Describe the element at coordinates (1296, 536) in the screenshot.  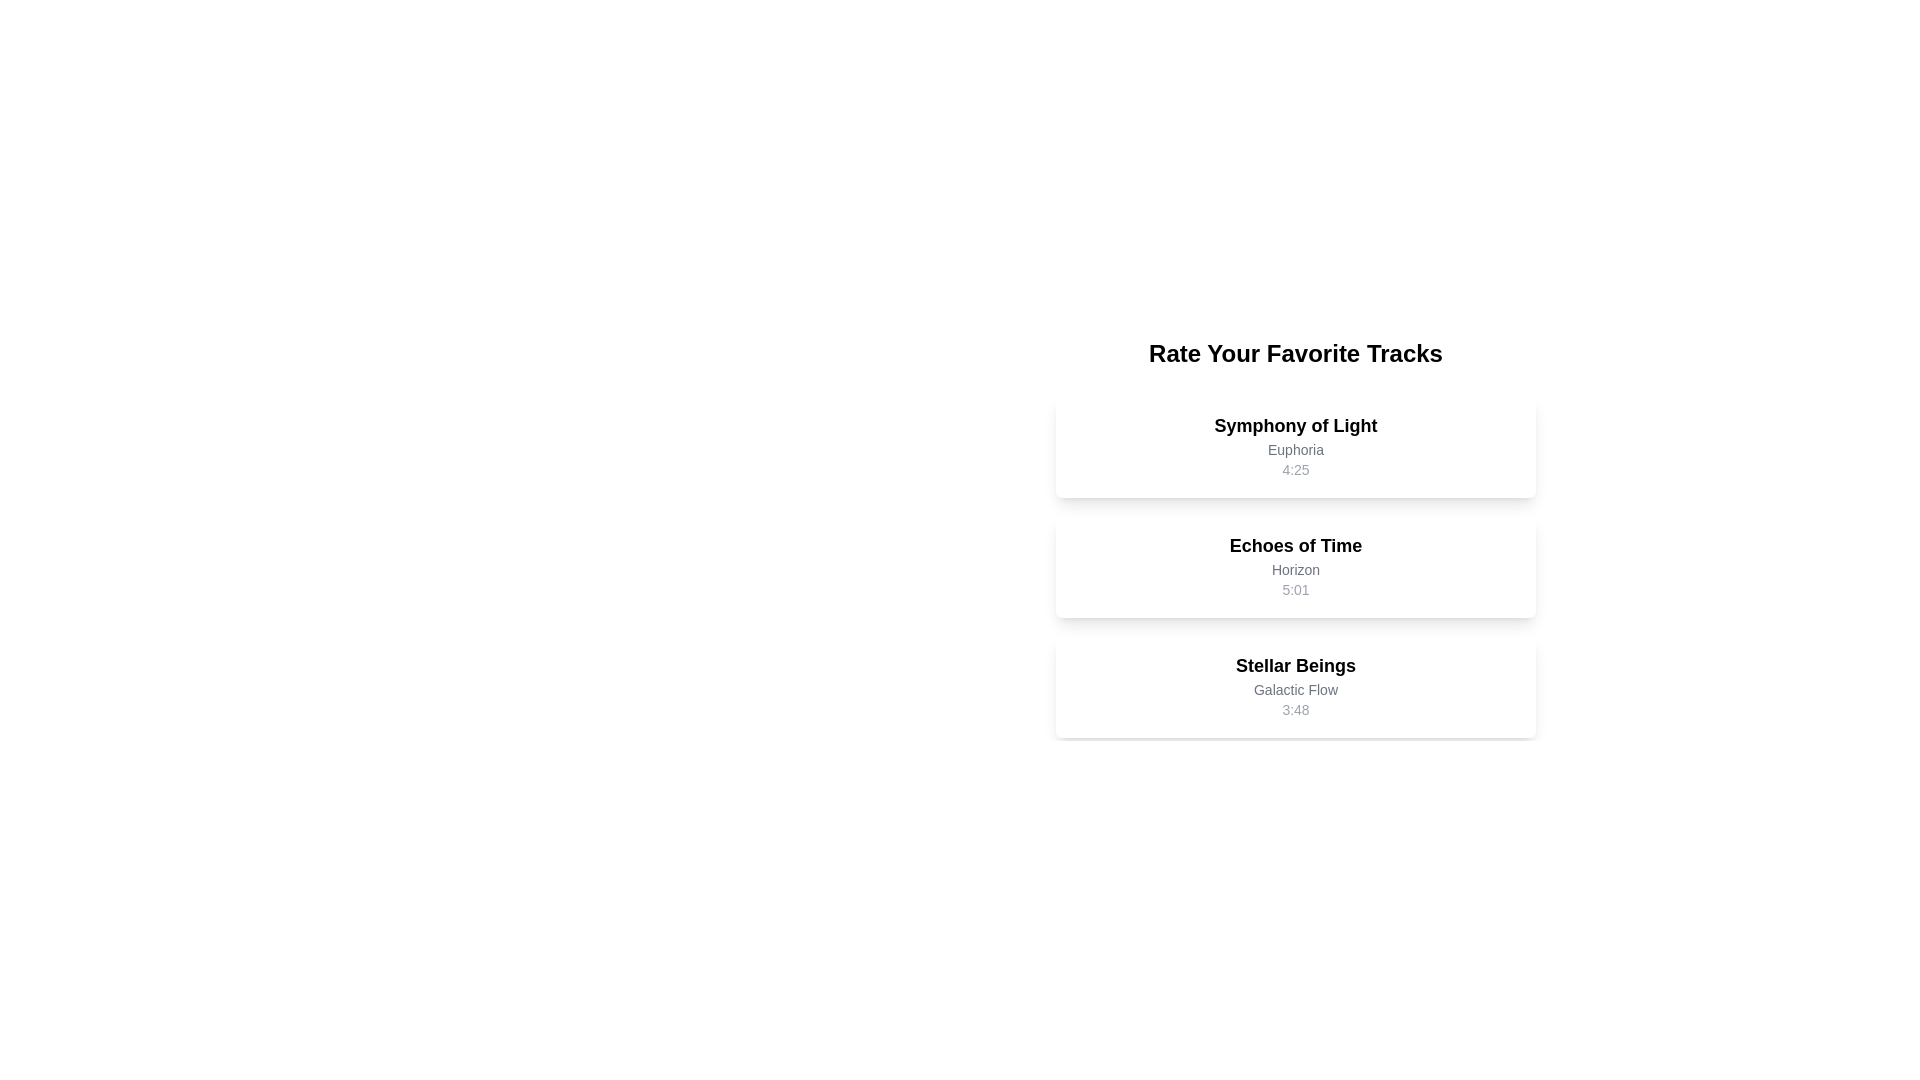
I see `the middle card in the list of three cards under the heading 'Rate Your Favorite Tracks'` at that location.